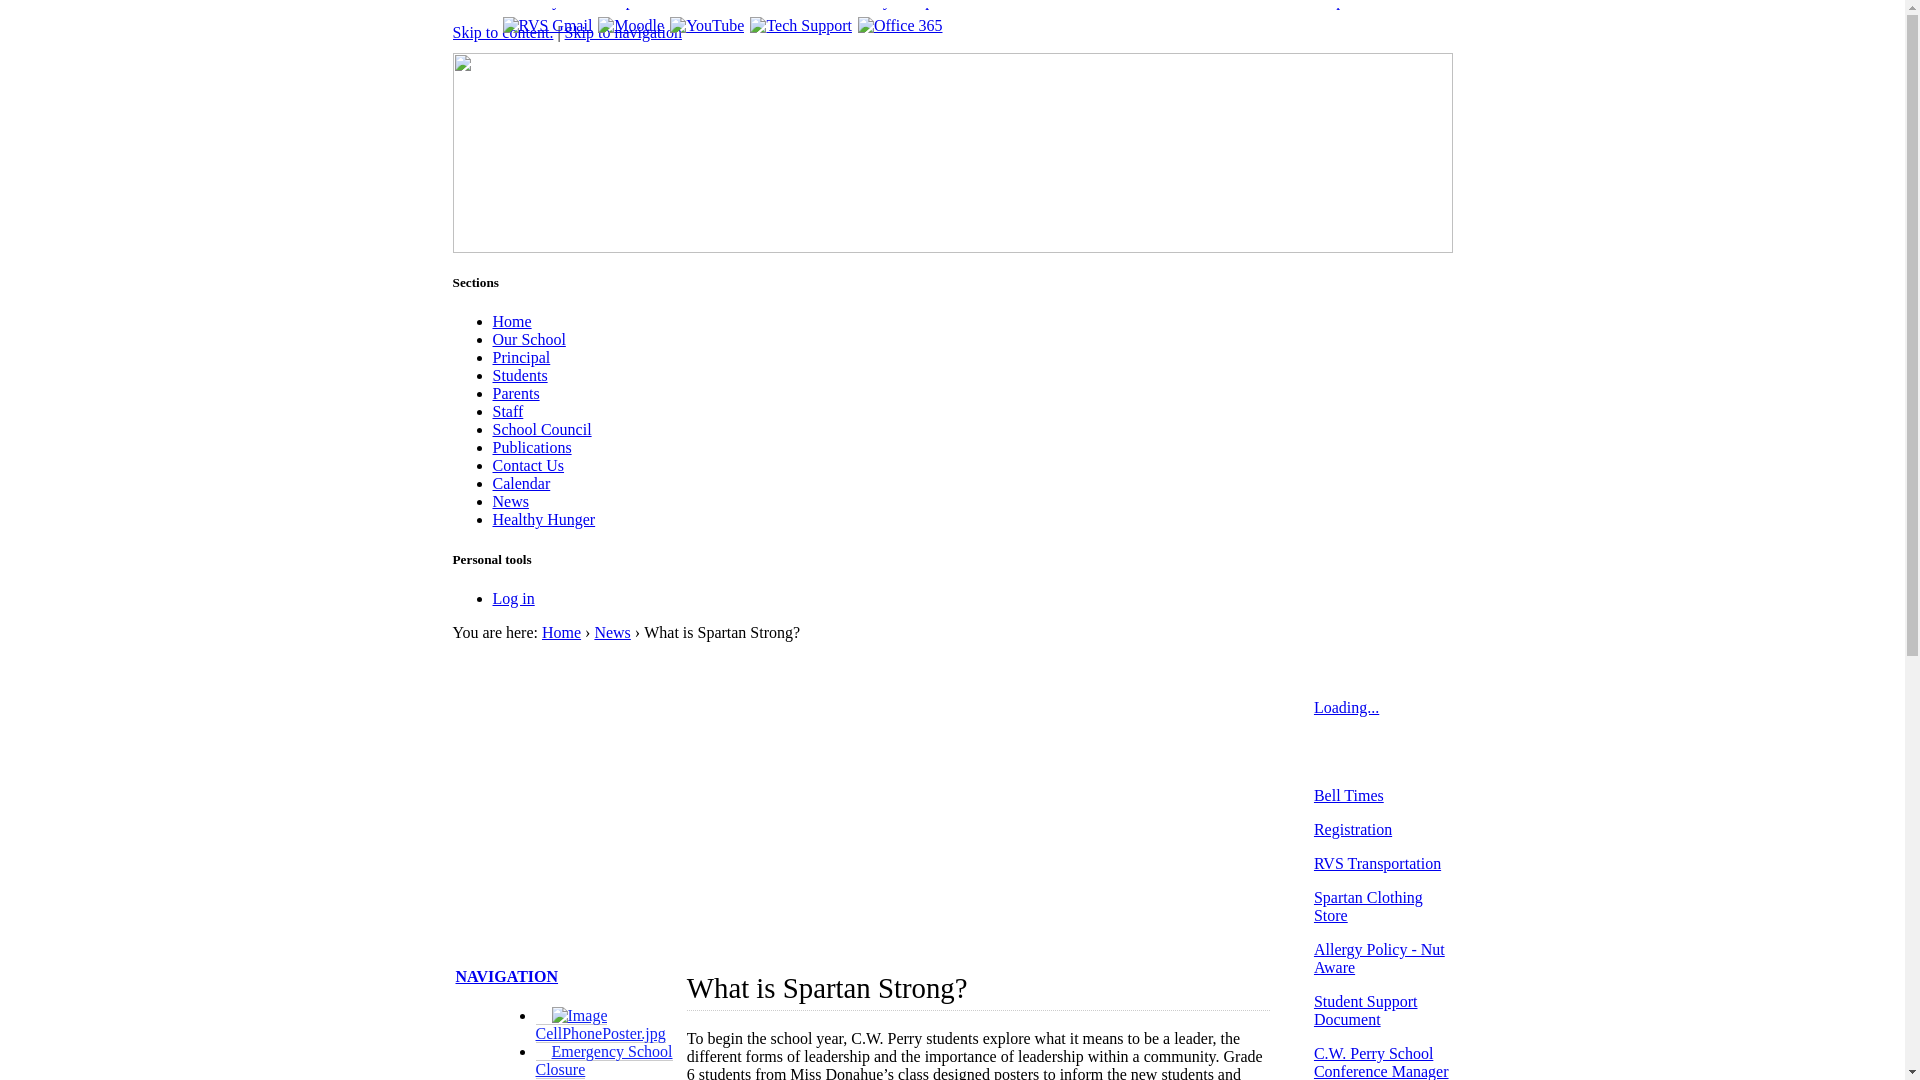 Image resolution: width=1920 pixels, height=1080 pixels. Describe the element at coordinates (491, 465) in the screenshot. I see `'Contact Us'` at that location.